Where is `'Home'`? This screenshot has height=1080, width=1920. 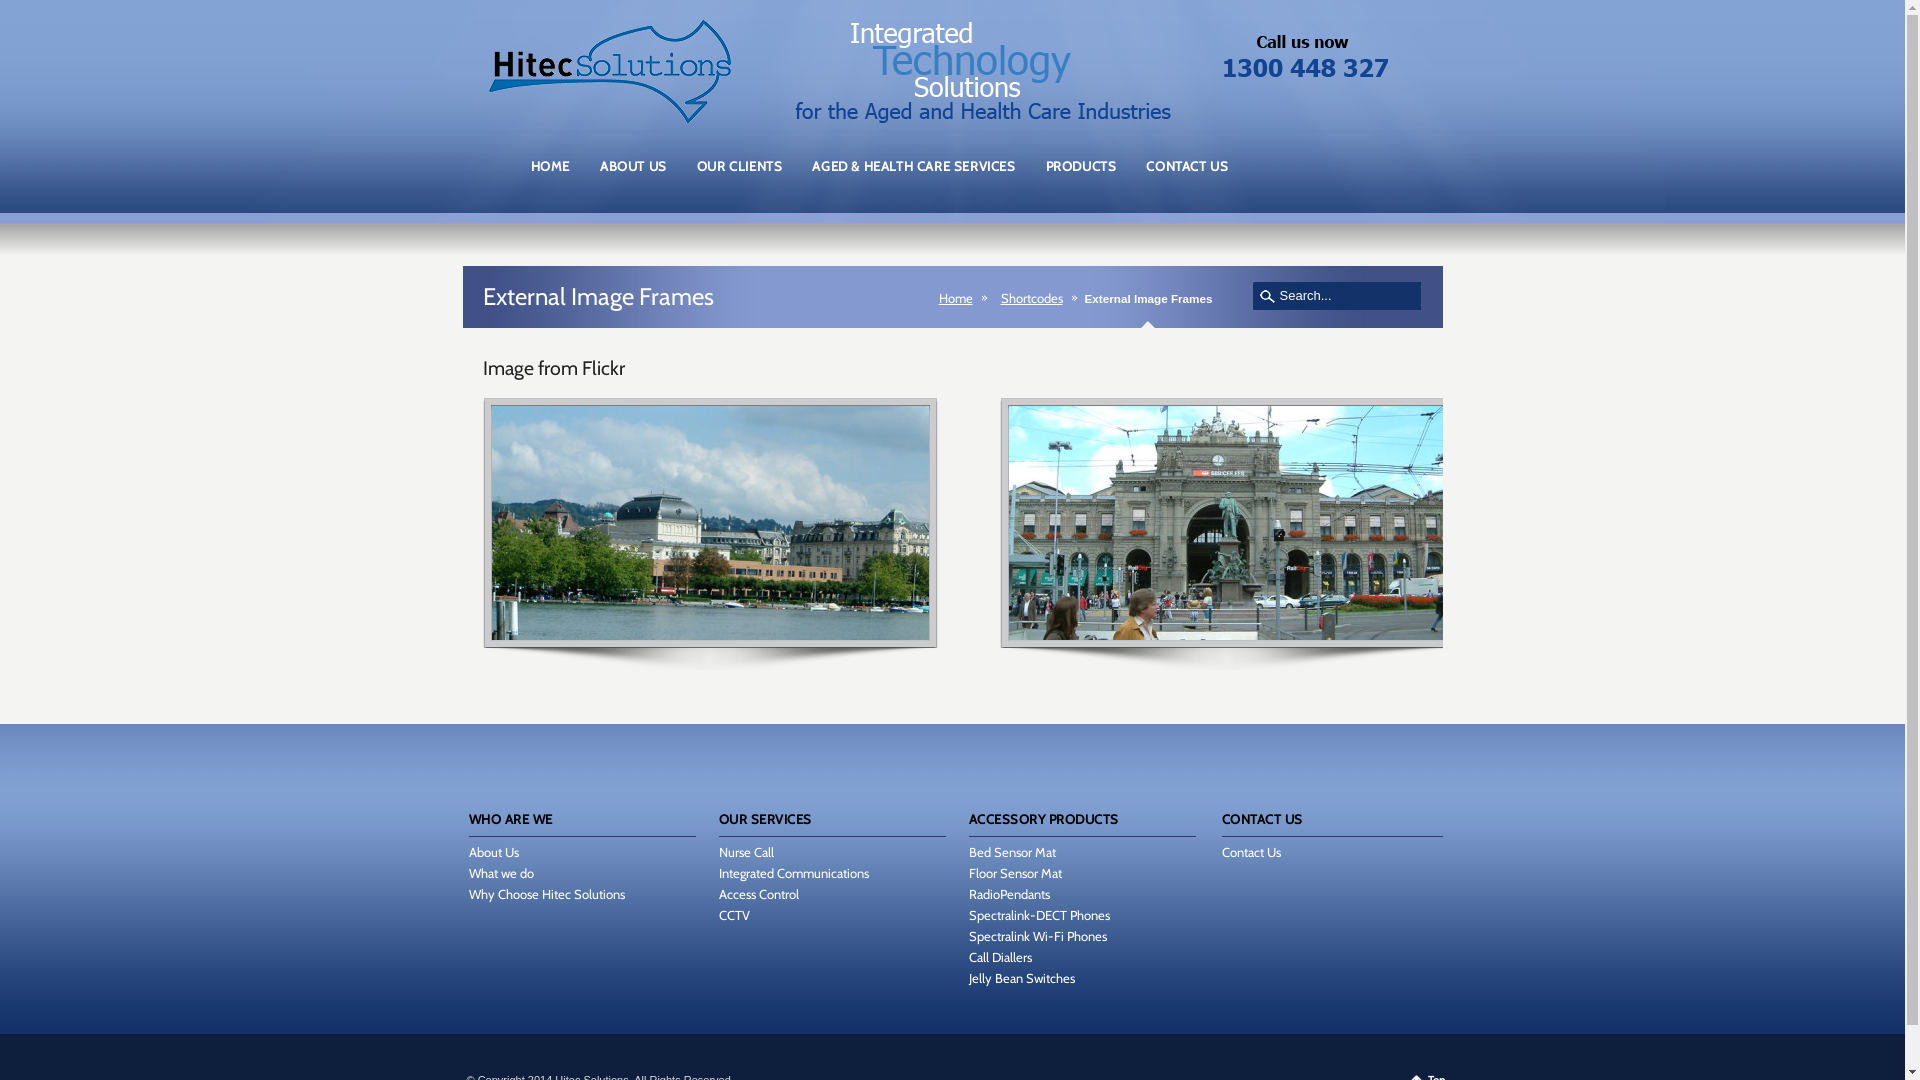 'Home' is located at coordinates (960, 297).